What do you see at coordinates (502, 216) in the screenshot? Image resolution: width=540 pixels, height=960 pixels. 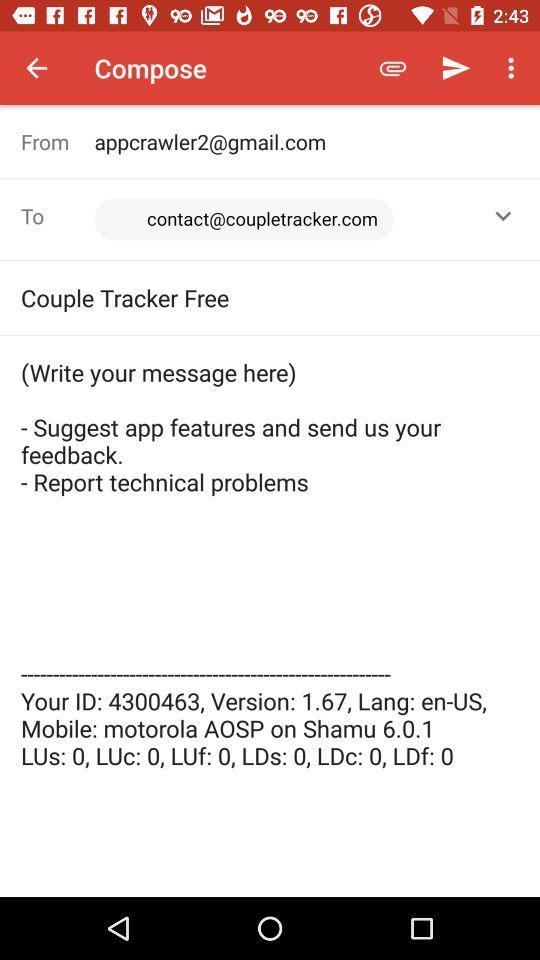 I see `the item next to the <contact@coupletracker.com>,  icon` at bounding box center [502, 216].